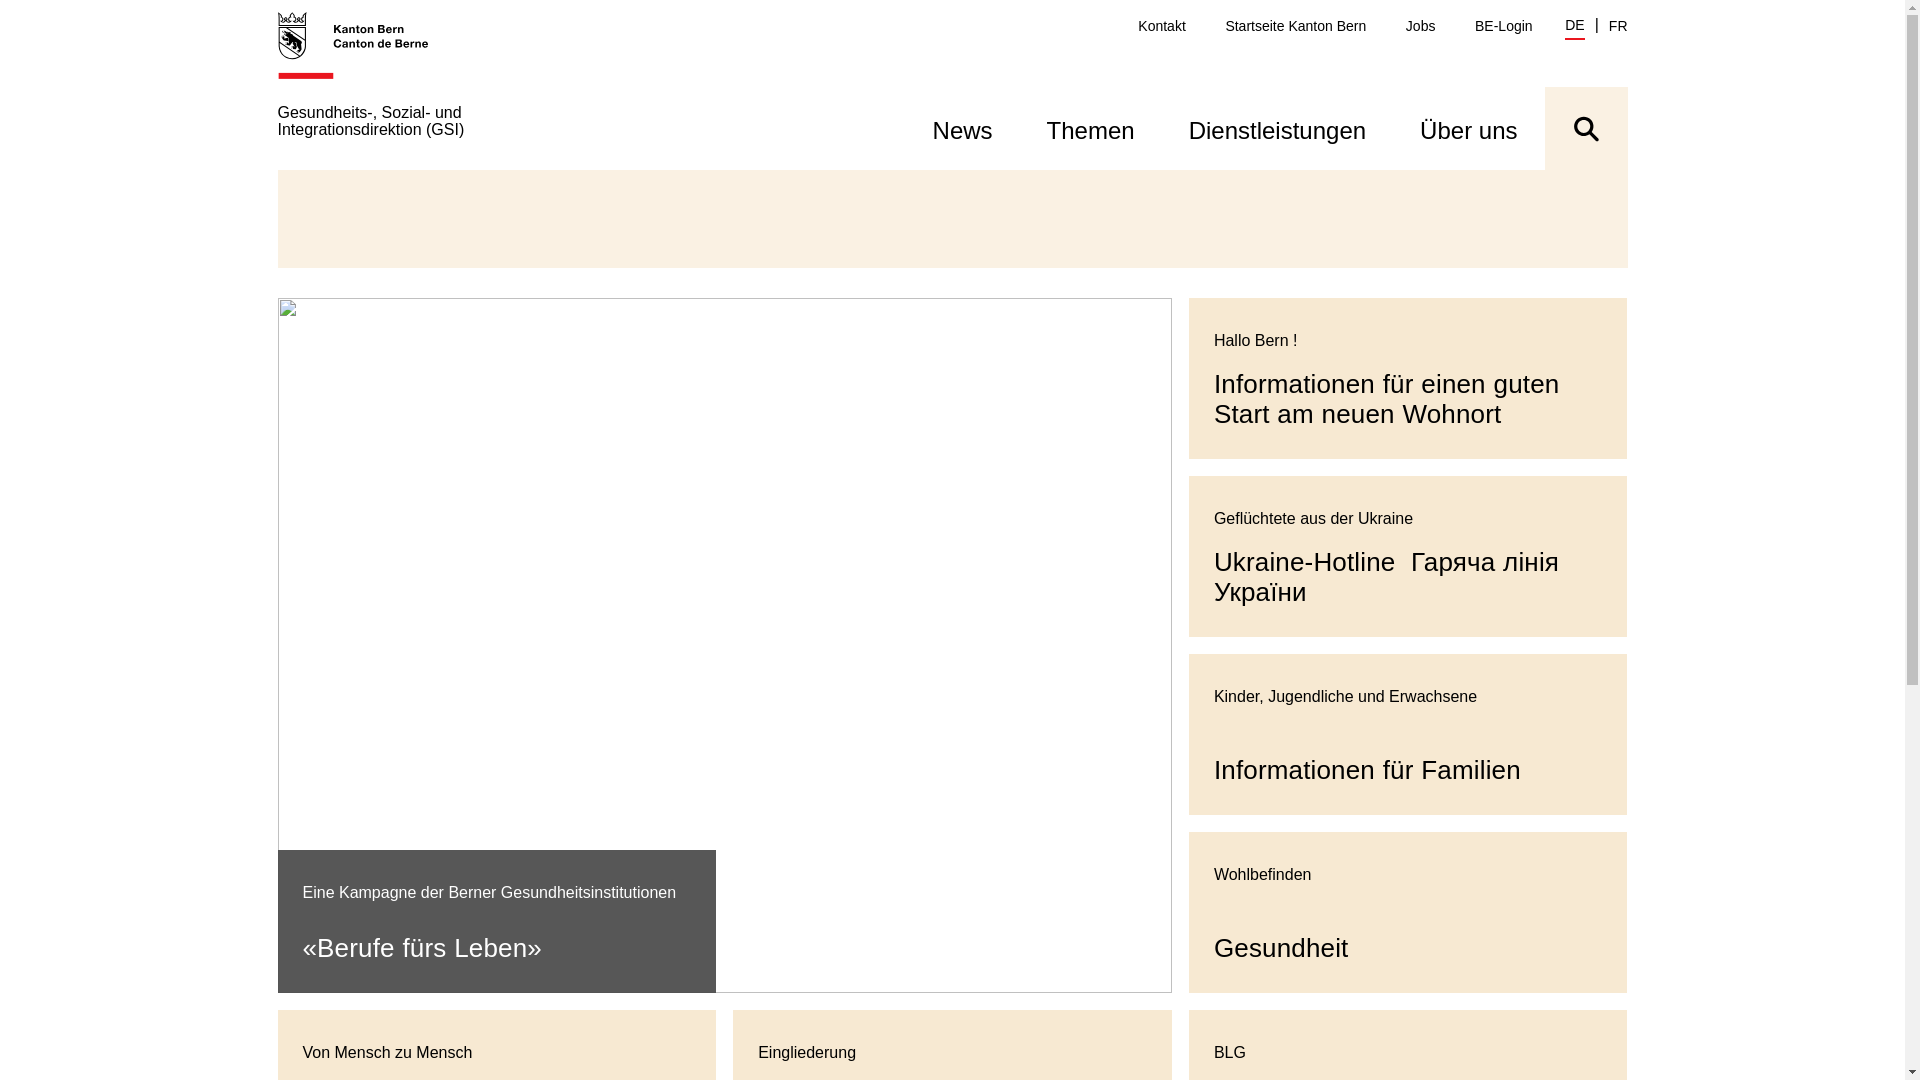  Describe the element at coordinates (1089, 128) in the screenshot. I see `'Themen'` at that location.